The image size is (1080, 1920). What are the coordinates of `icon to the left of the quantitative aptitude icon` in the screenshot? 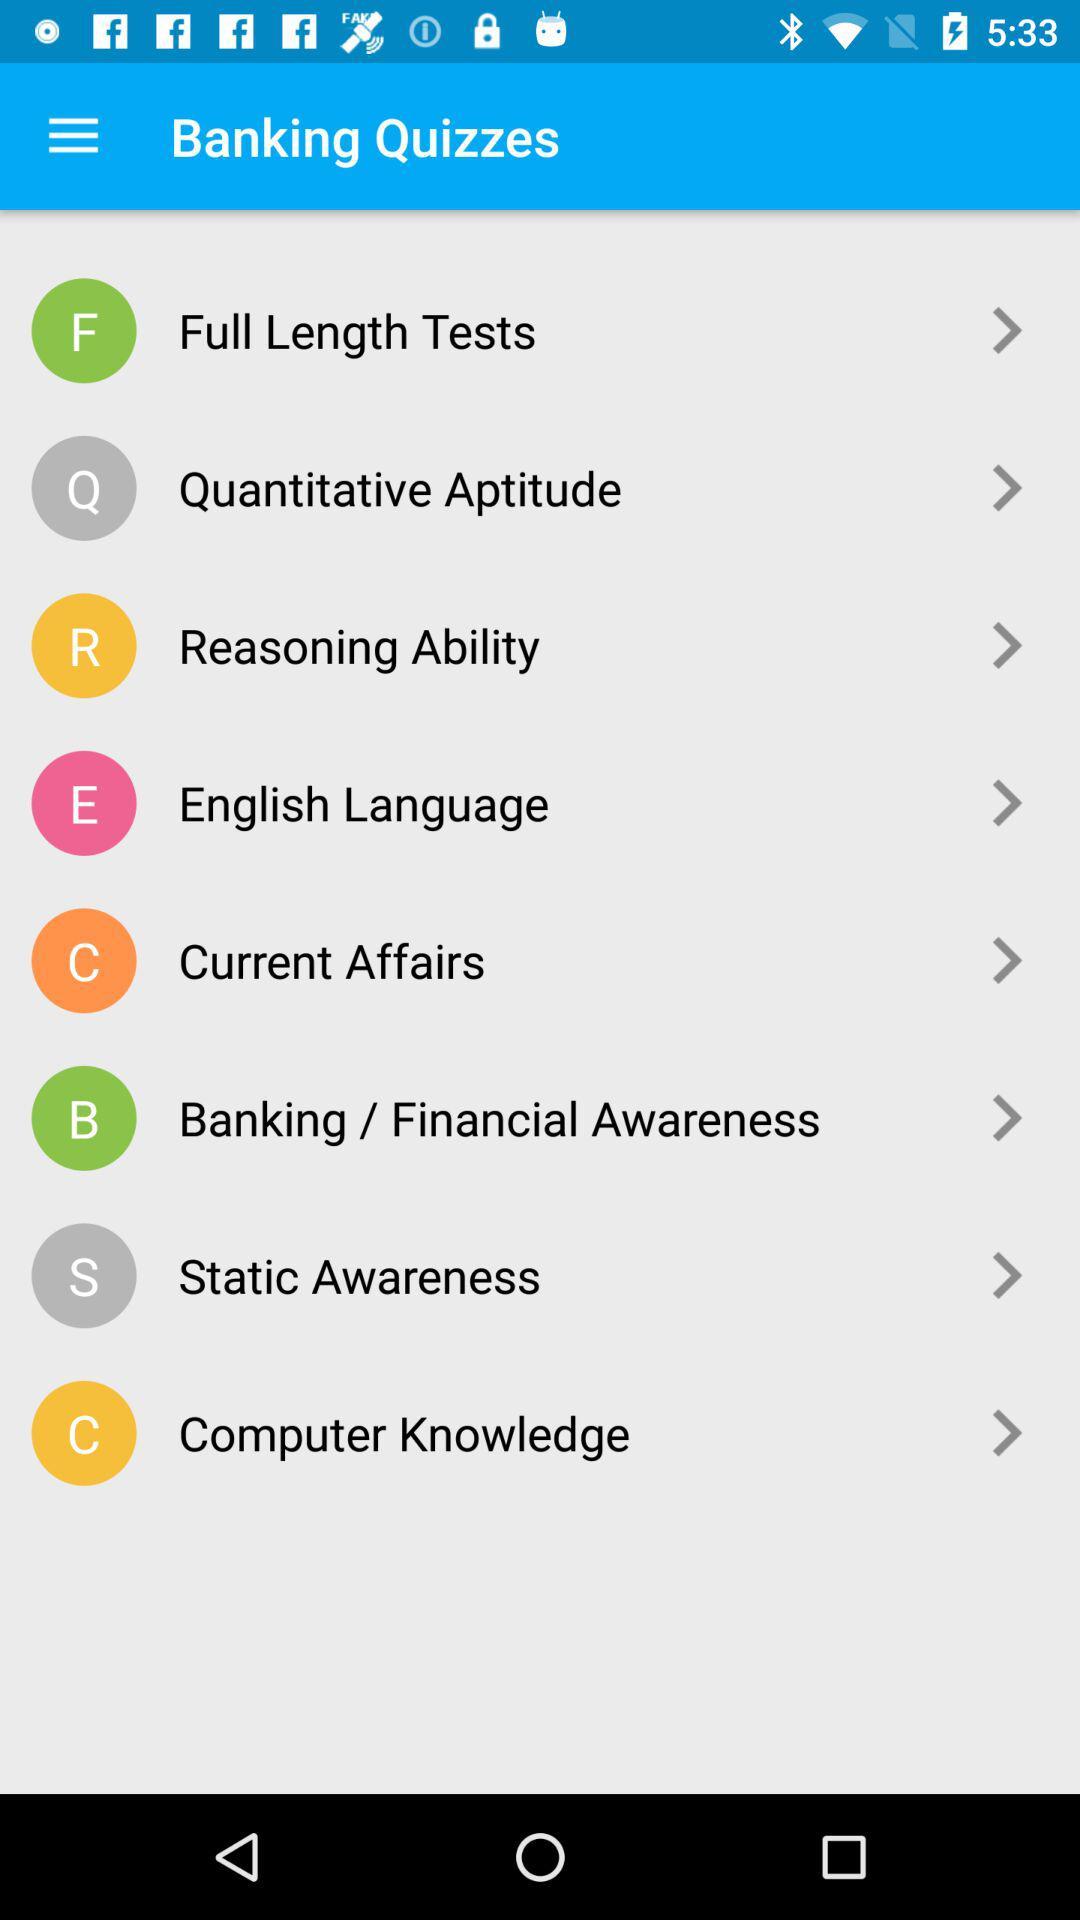 It's located at (83, 488).